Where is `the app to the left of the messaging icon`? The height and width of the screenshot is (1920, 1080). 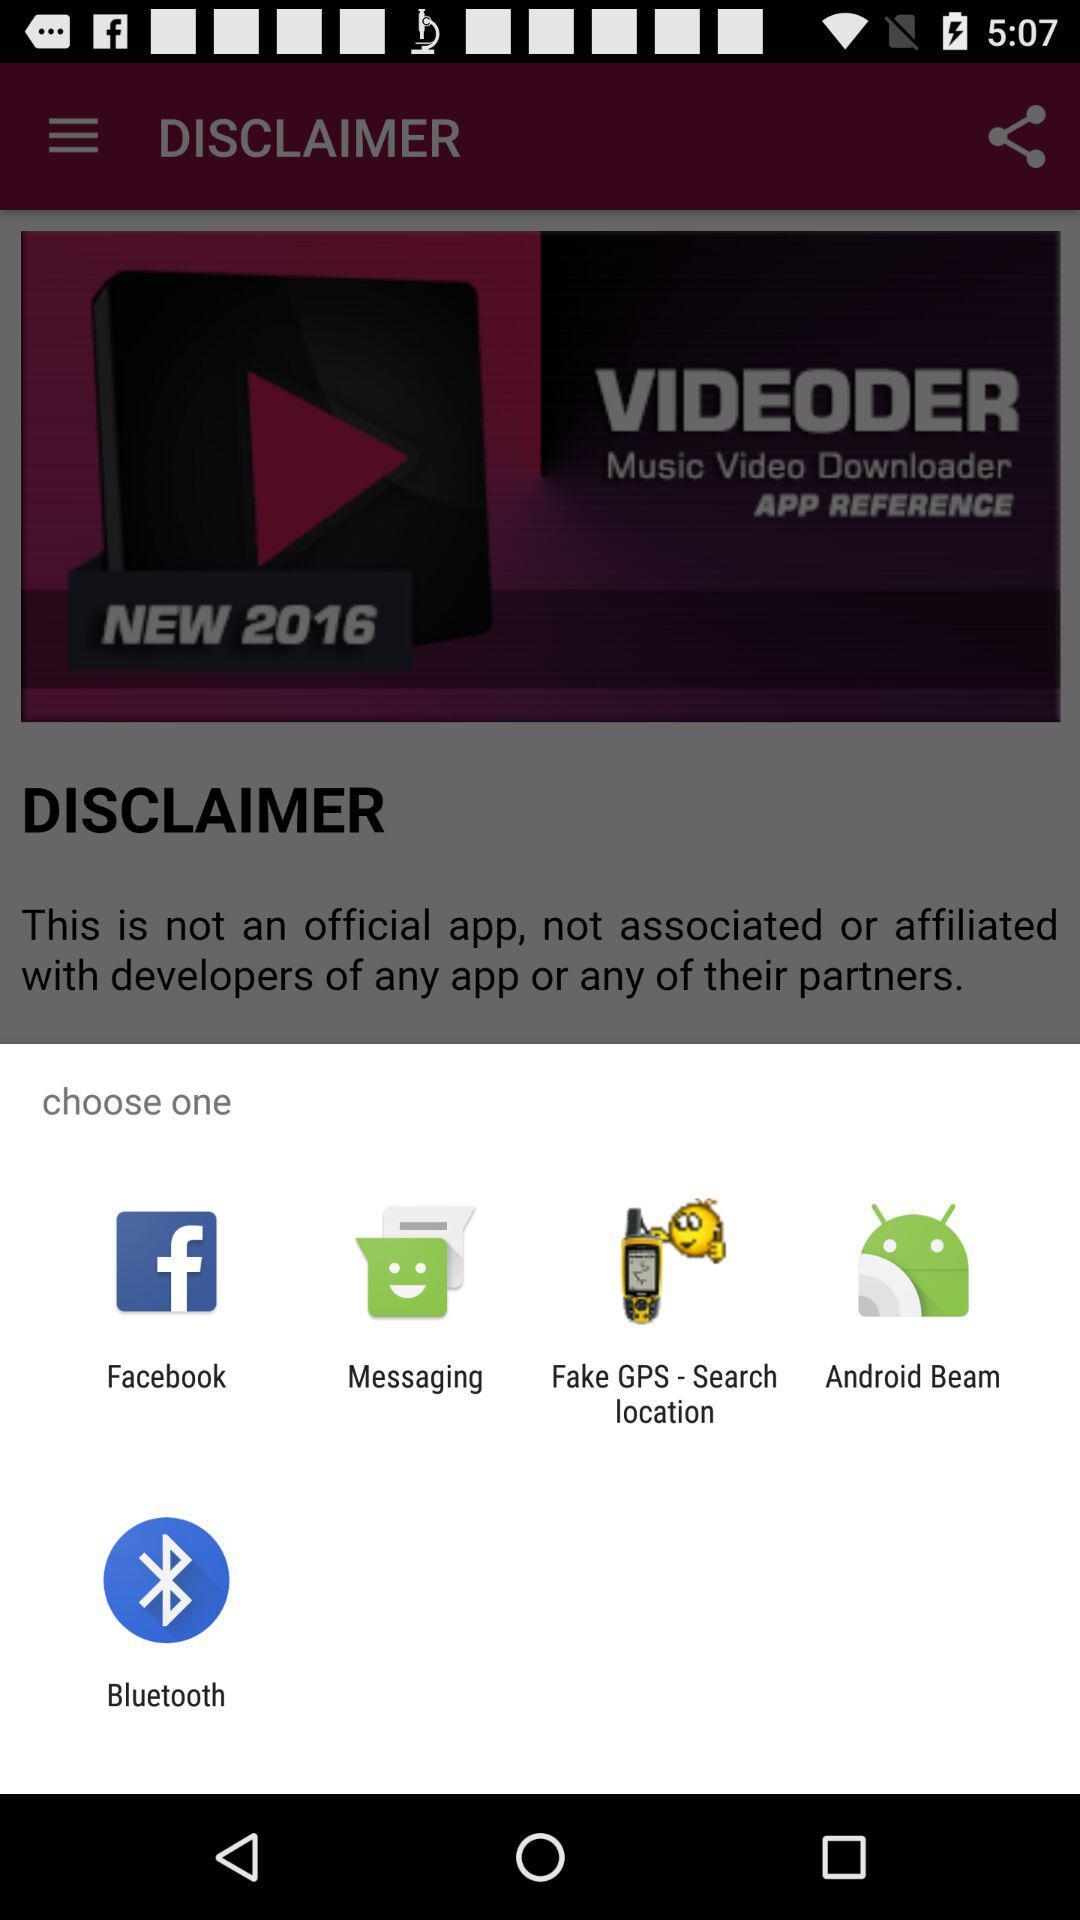 the app to the left of the messaging icon is located at coordinates (165, 1392).